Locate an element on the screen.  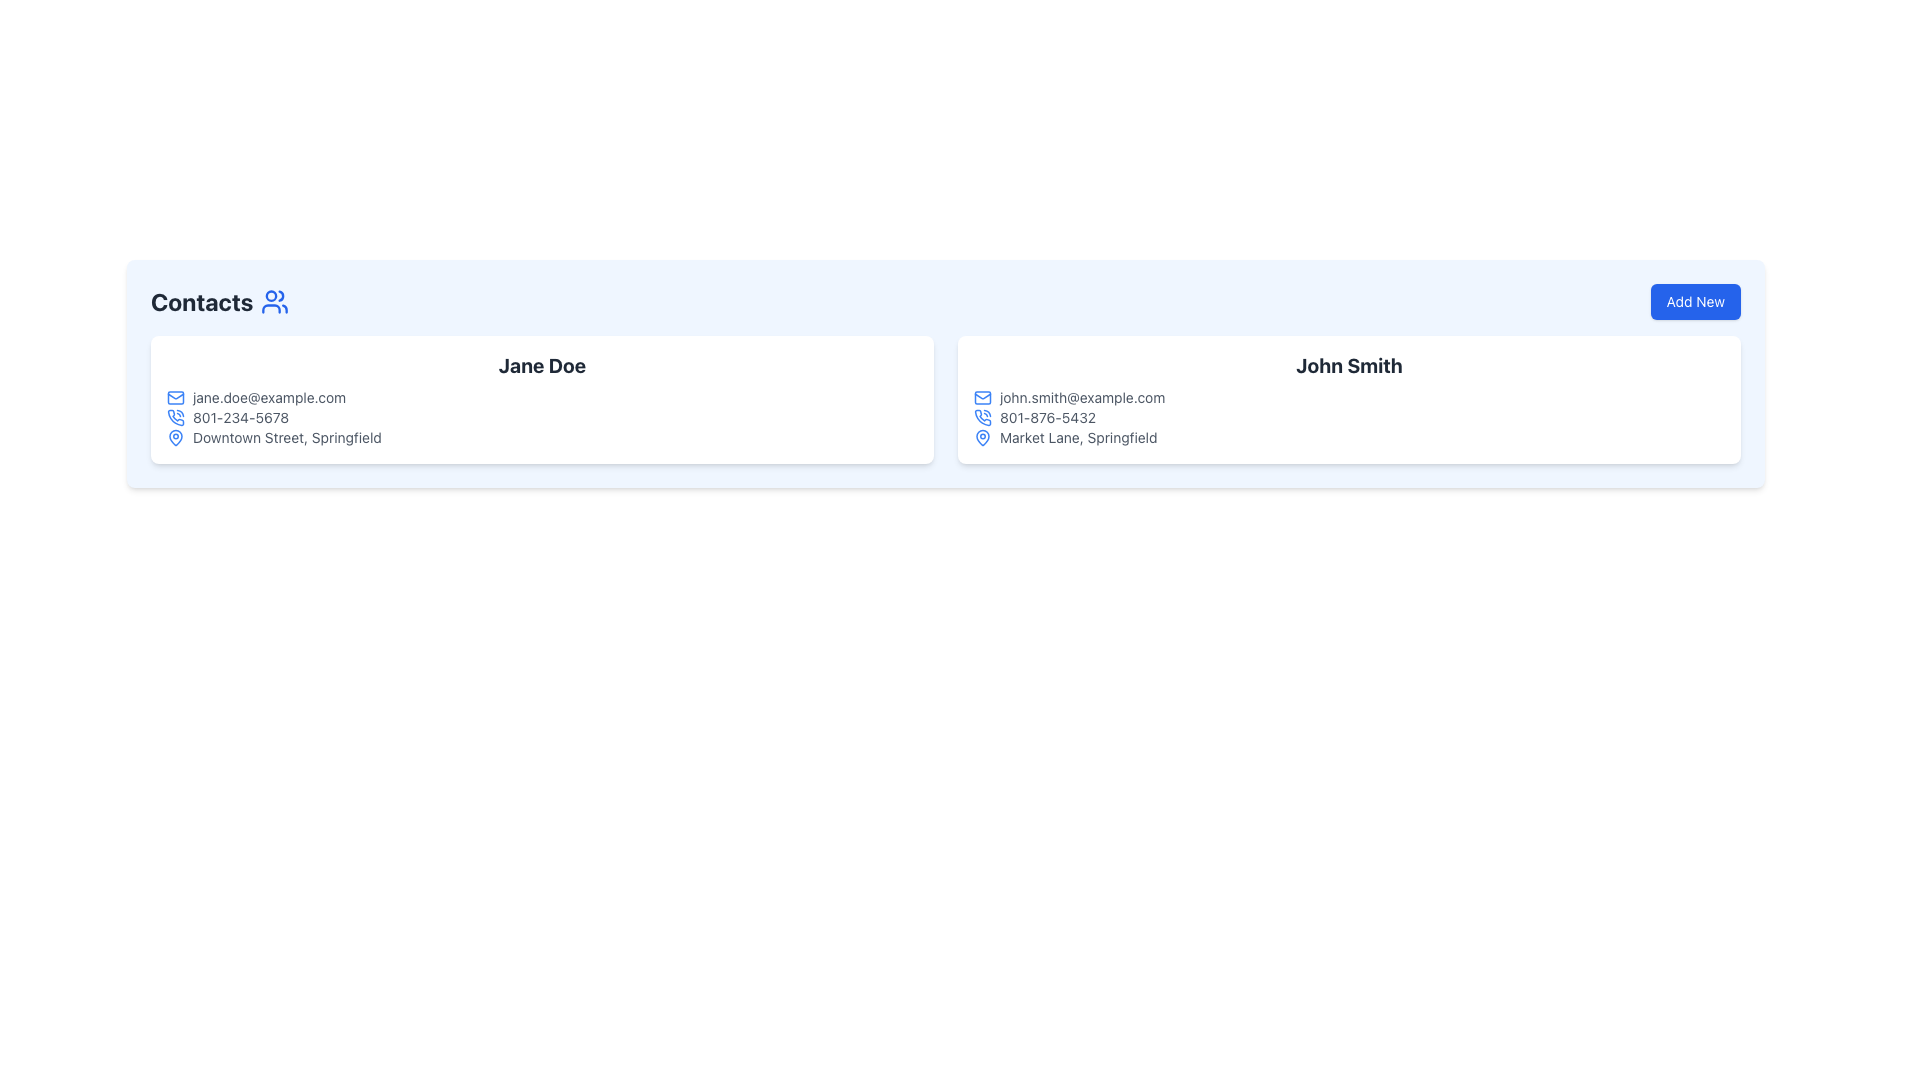
the text label displaying 'jane.doe@example.com' is located at coordinates (268, 397).